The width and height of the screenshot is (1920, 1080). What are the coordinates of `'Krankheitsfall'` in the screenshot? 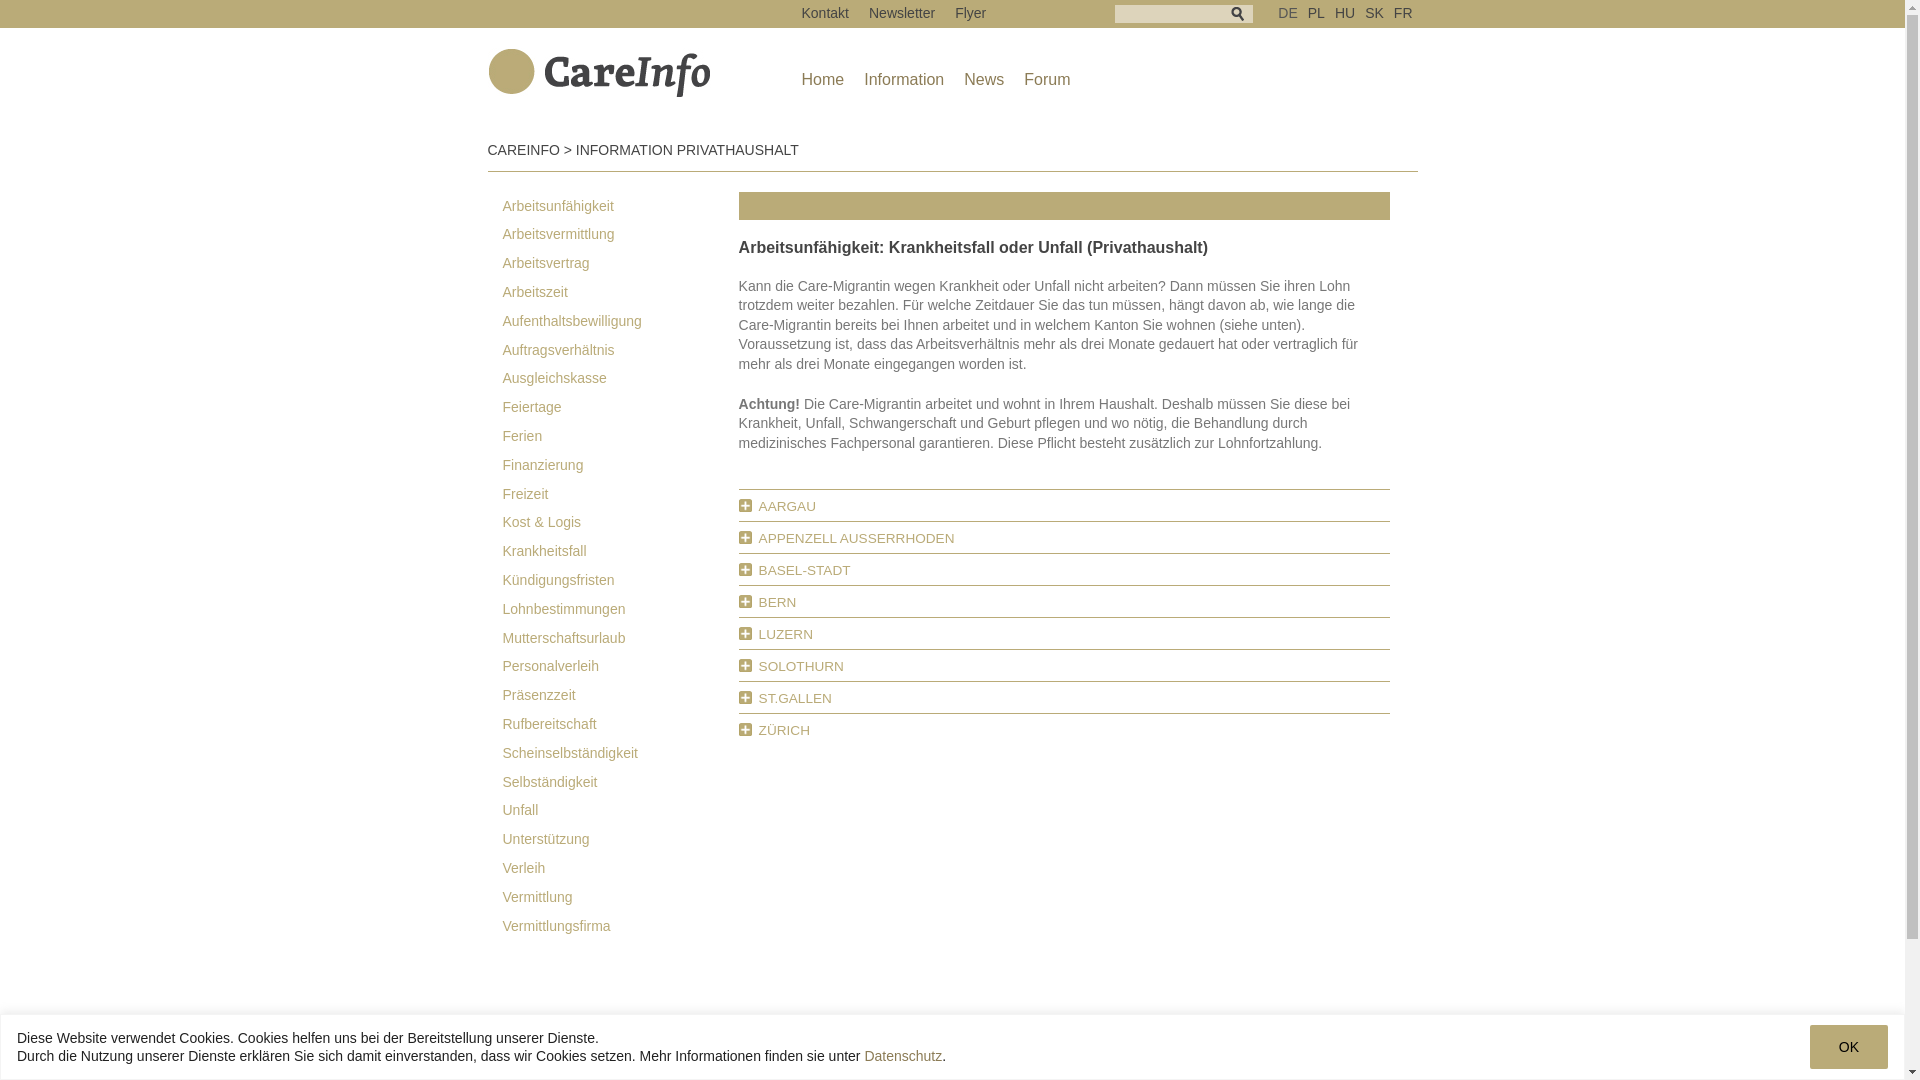 It's located at (619, 551).